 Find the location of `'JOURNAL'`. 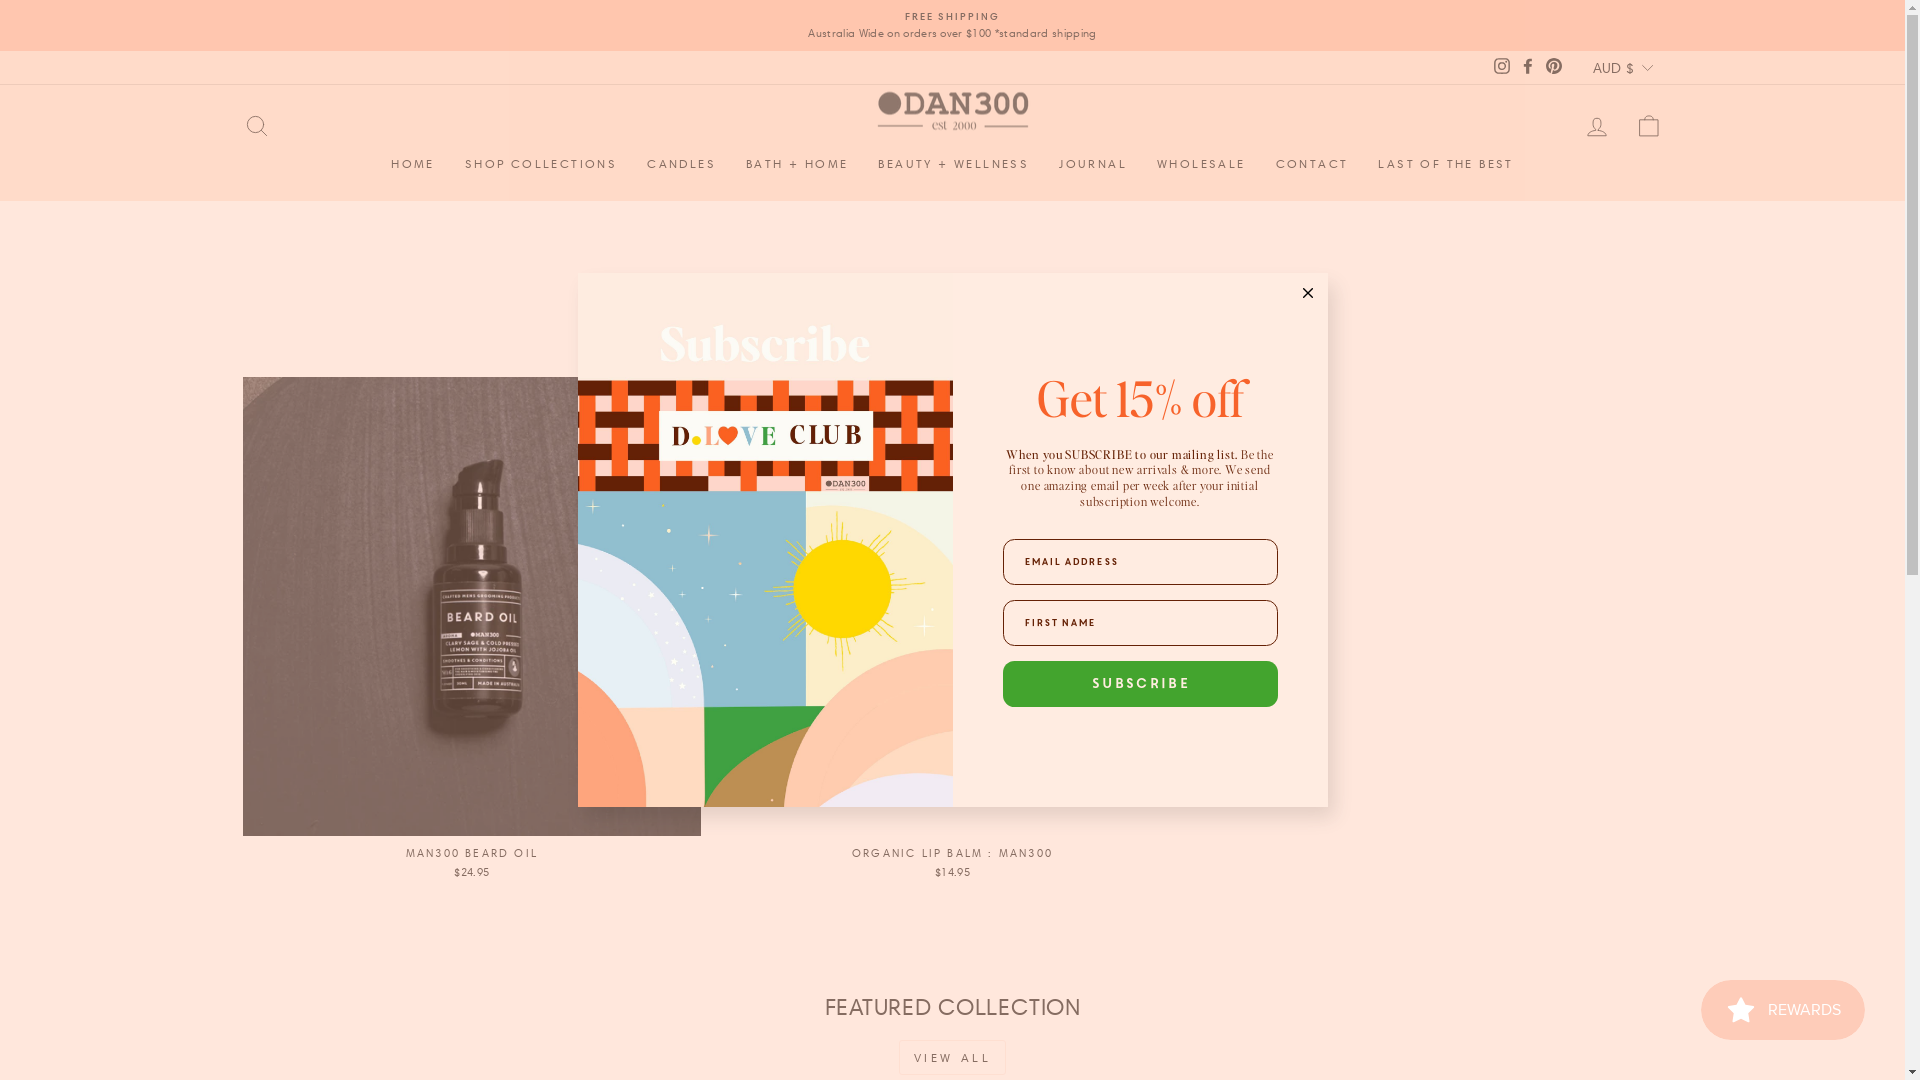

'JOURNAL' is located at coordinates (1042, 163).